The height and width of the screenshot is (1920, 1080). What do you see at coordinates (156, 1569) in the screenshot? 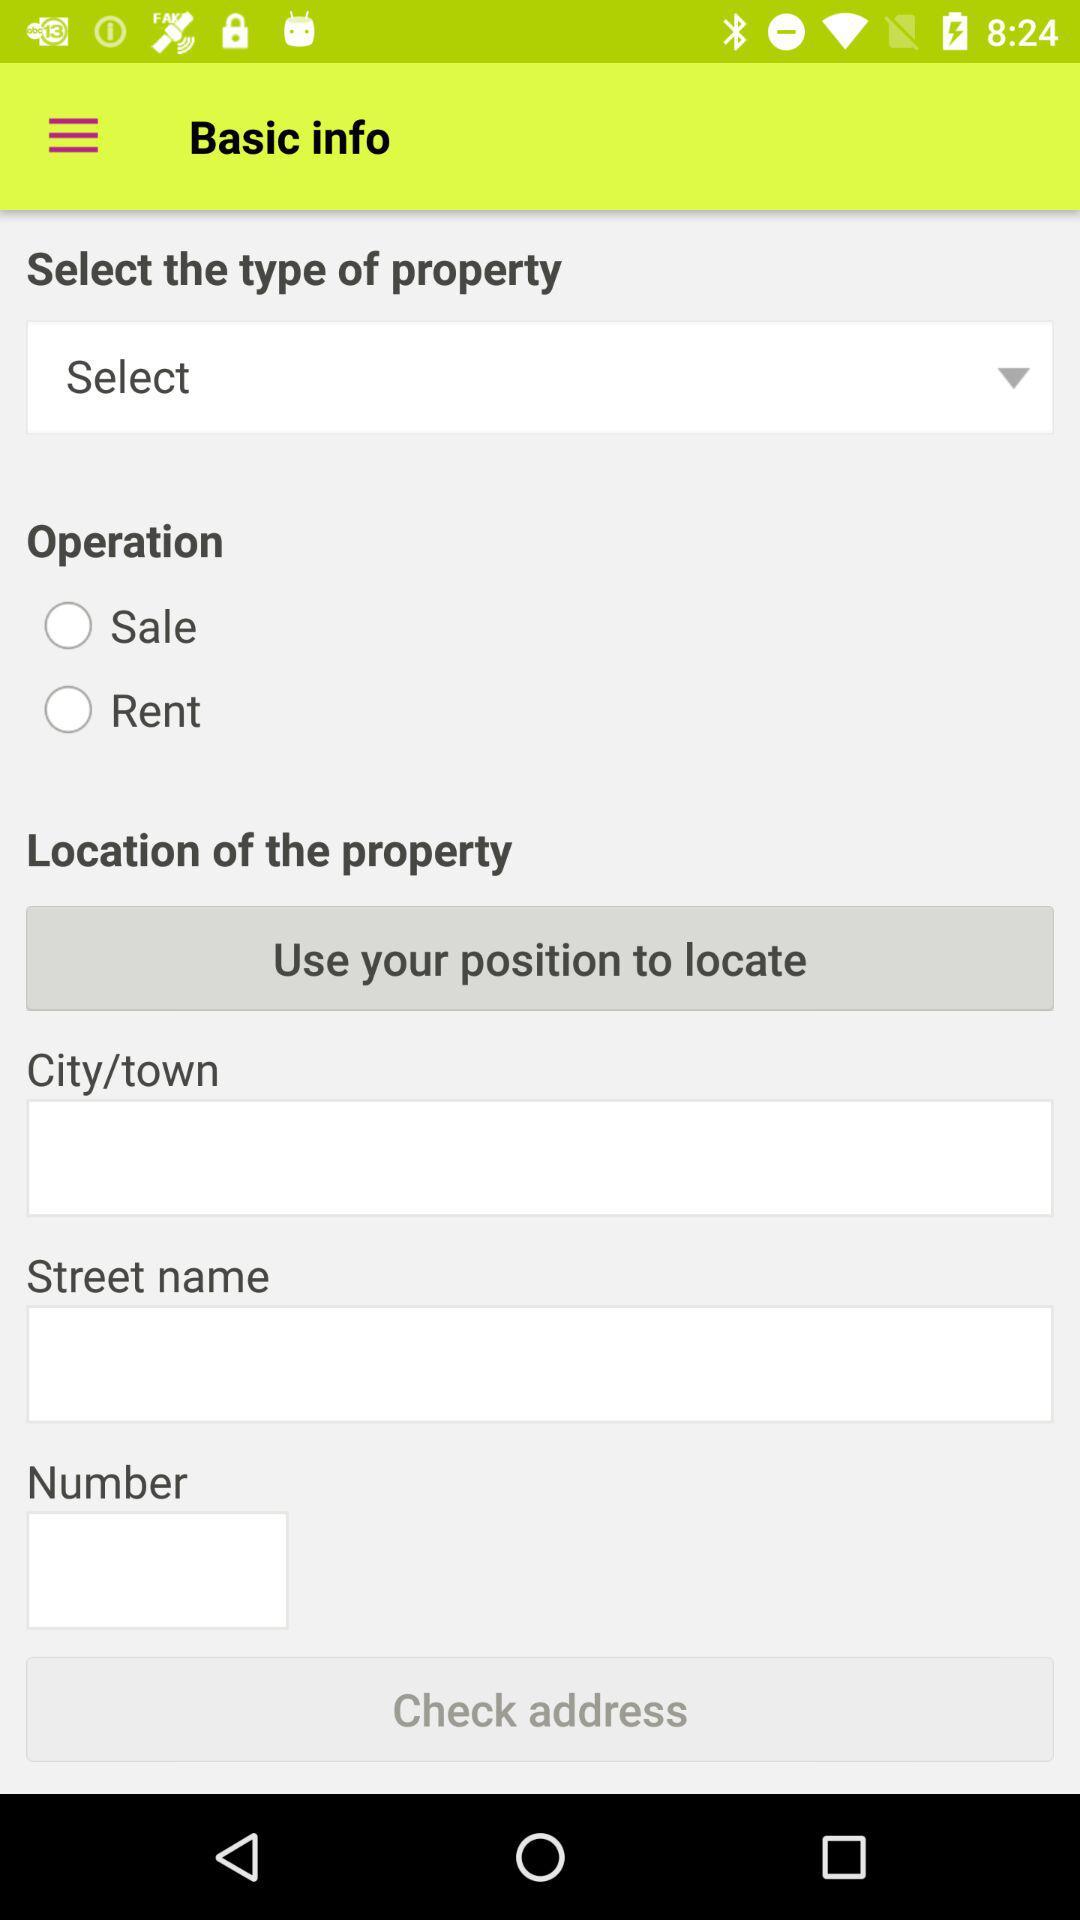
I see `information` at bounding box center [156, 1569].